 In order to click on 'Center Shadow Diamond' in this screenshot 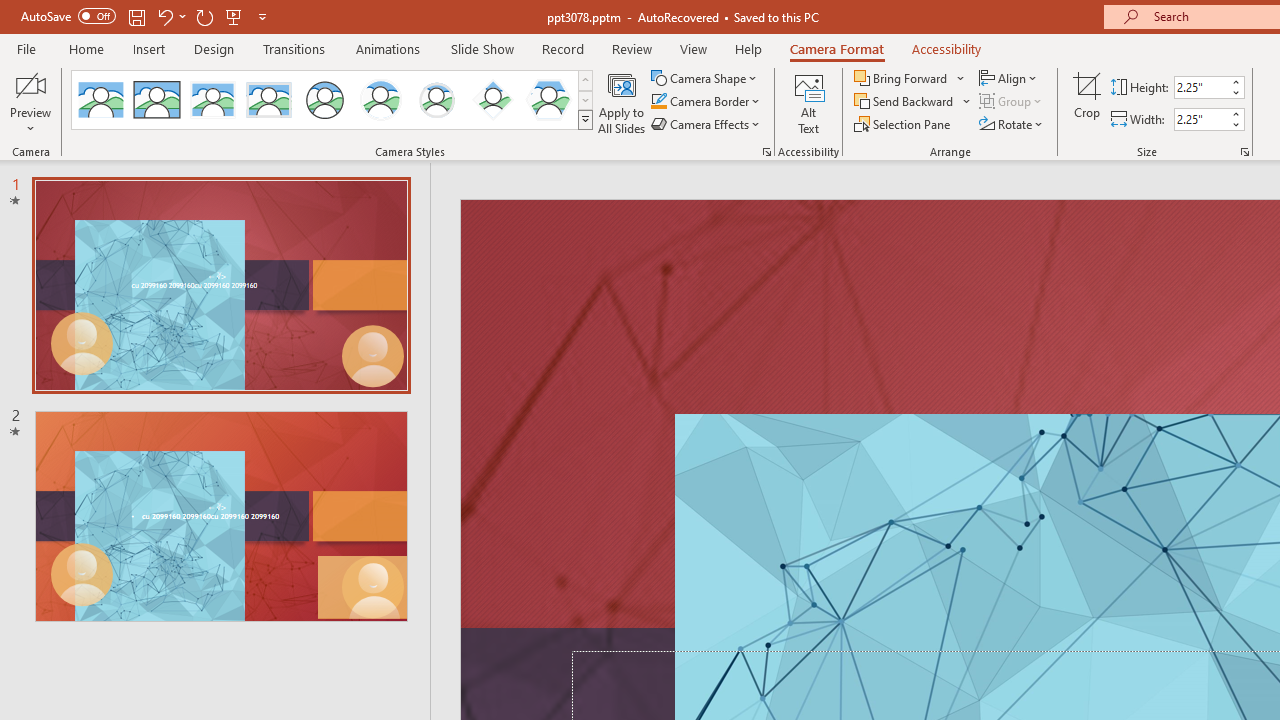, I will do `click(492, 100)`.